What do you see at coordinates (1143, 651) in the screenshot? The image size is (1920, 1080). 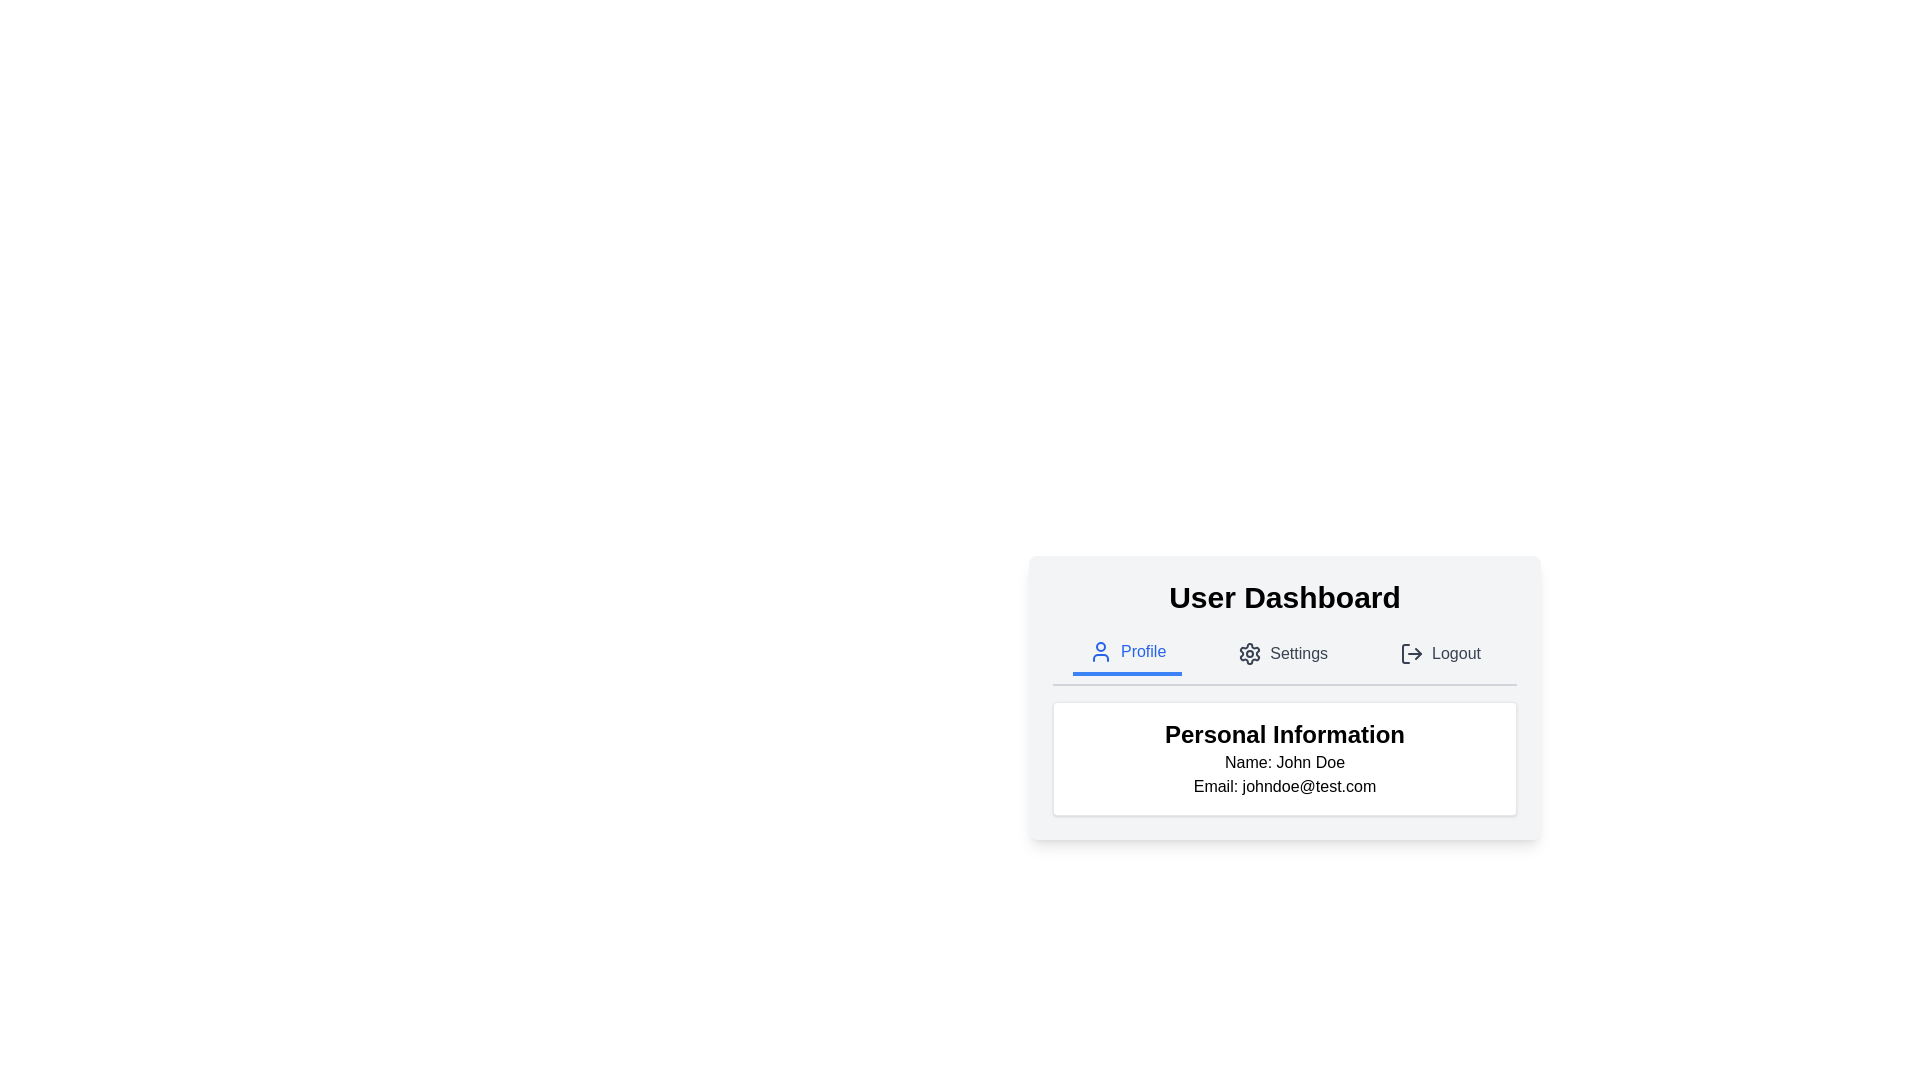 I see `the 'Profile' label in the navigation bar` at bounding box center [1143, 651].